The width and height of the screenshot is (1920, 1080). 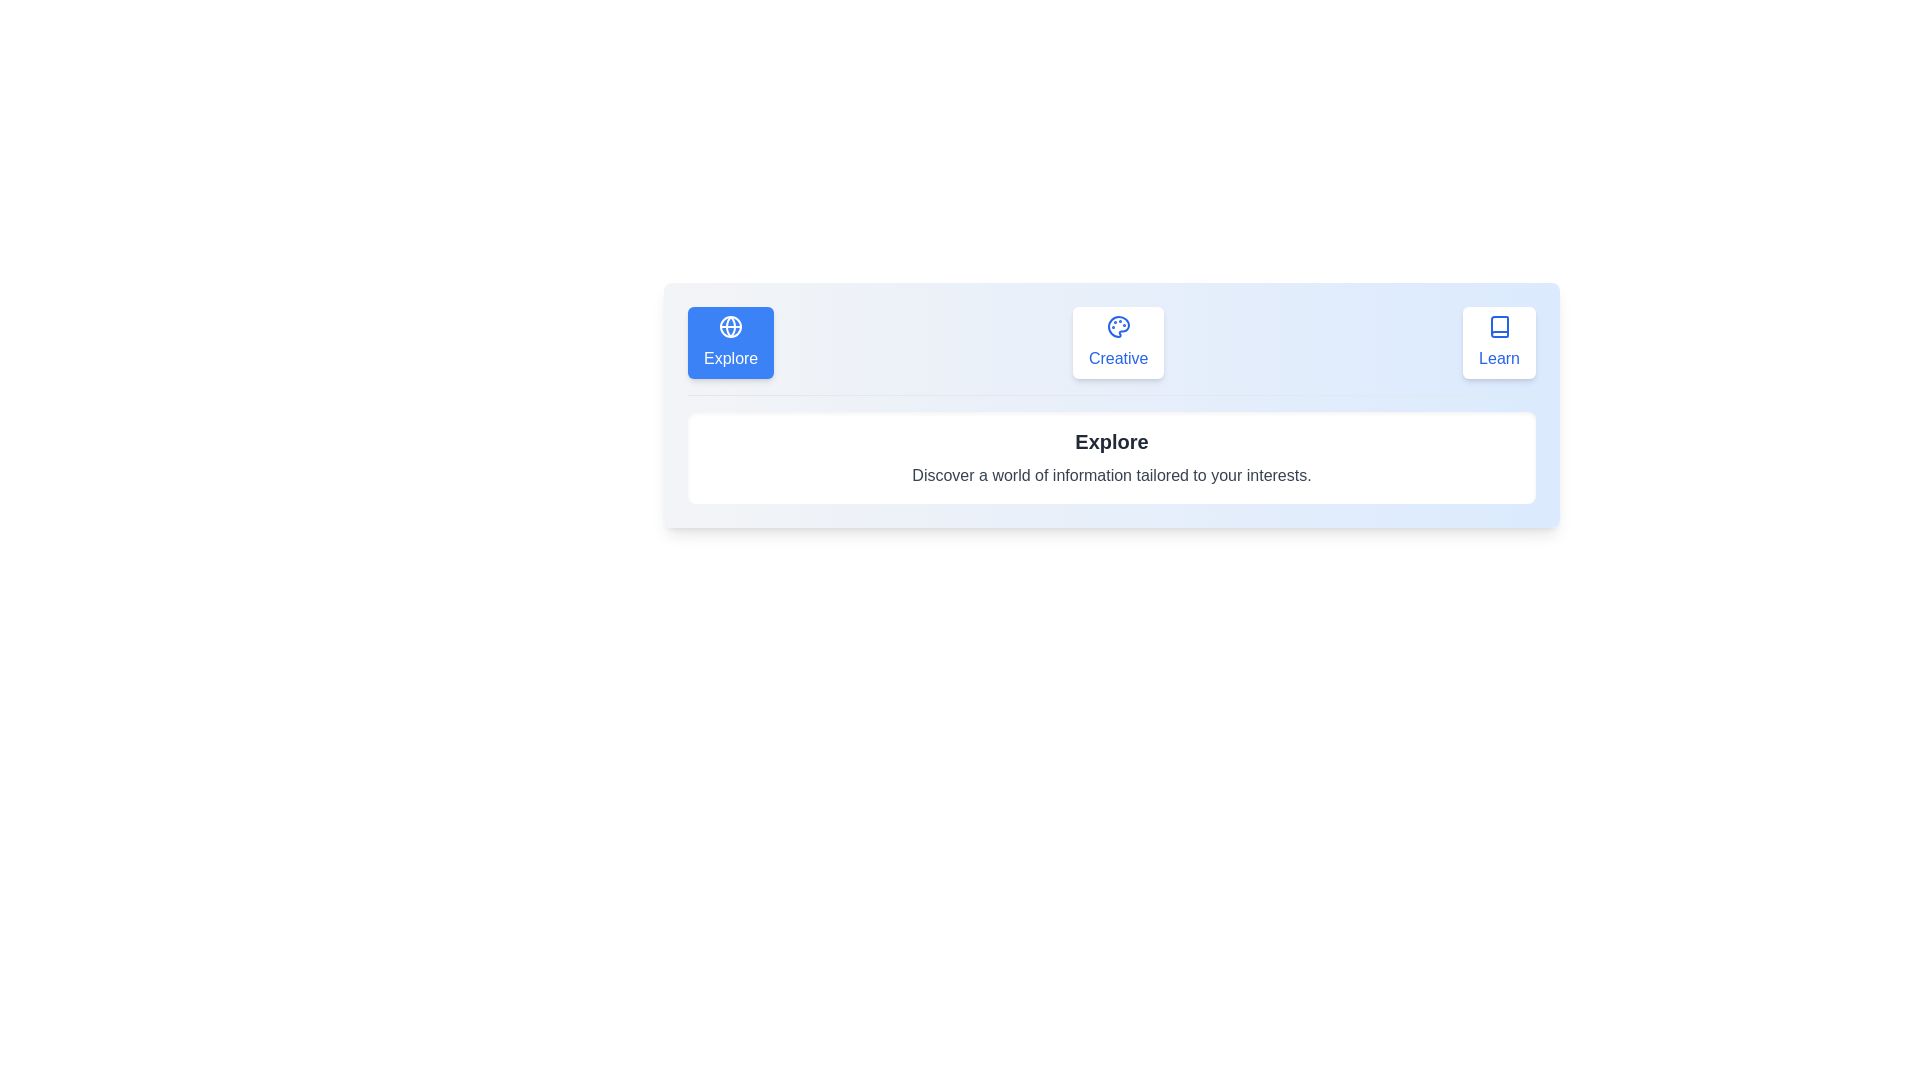 What do you see at coordinates (1498, 342) in the screenshot?
I see `the tab labeled Learn` at bounding box center [1498, 342].